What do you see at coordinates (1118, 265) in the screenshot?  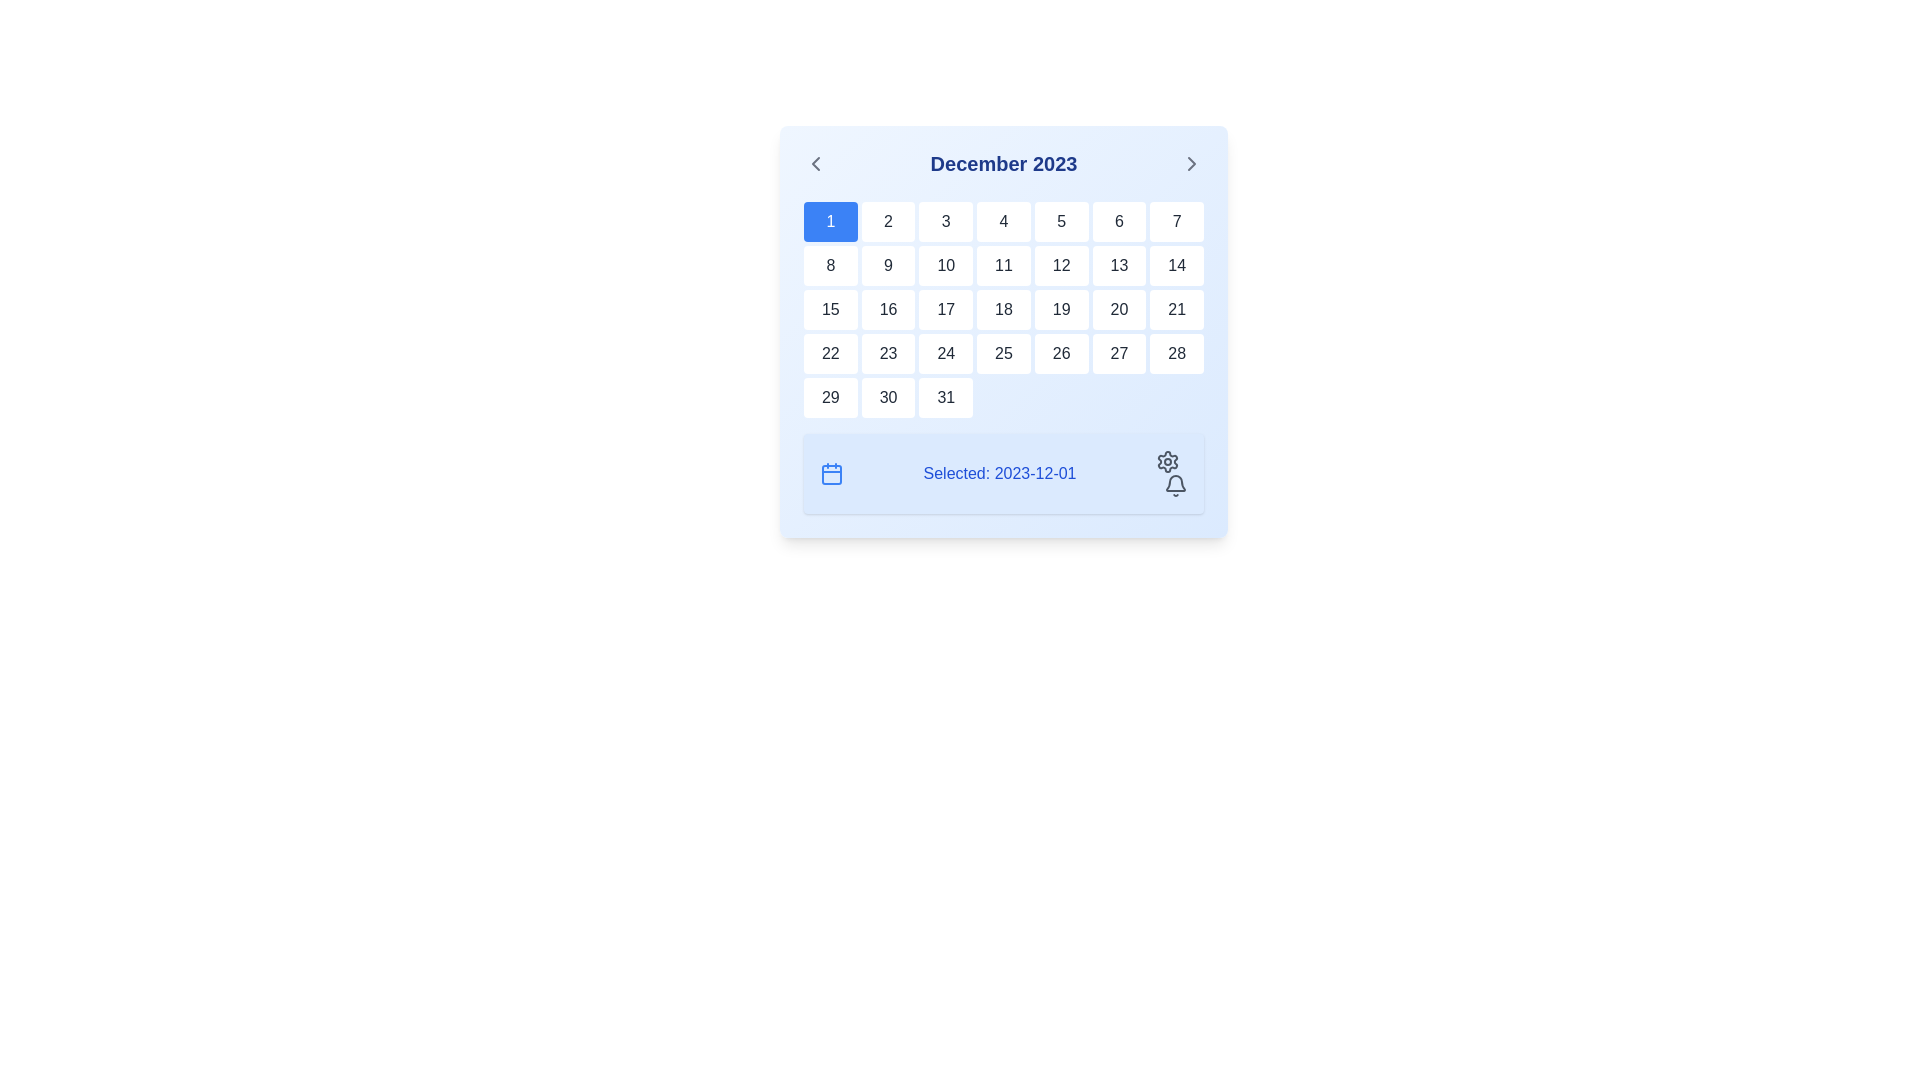 I see `the button-like interactive component displaying '13' in the calendar under 'December 2023'` at bounding box center [1118, 265].